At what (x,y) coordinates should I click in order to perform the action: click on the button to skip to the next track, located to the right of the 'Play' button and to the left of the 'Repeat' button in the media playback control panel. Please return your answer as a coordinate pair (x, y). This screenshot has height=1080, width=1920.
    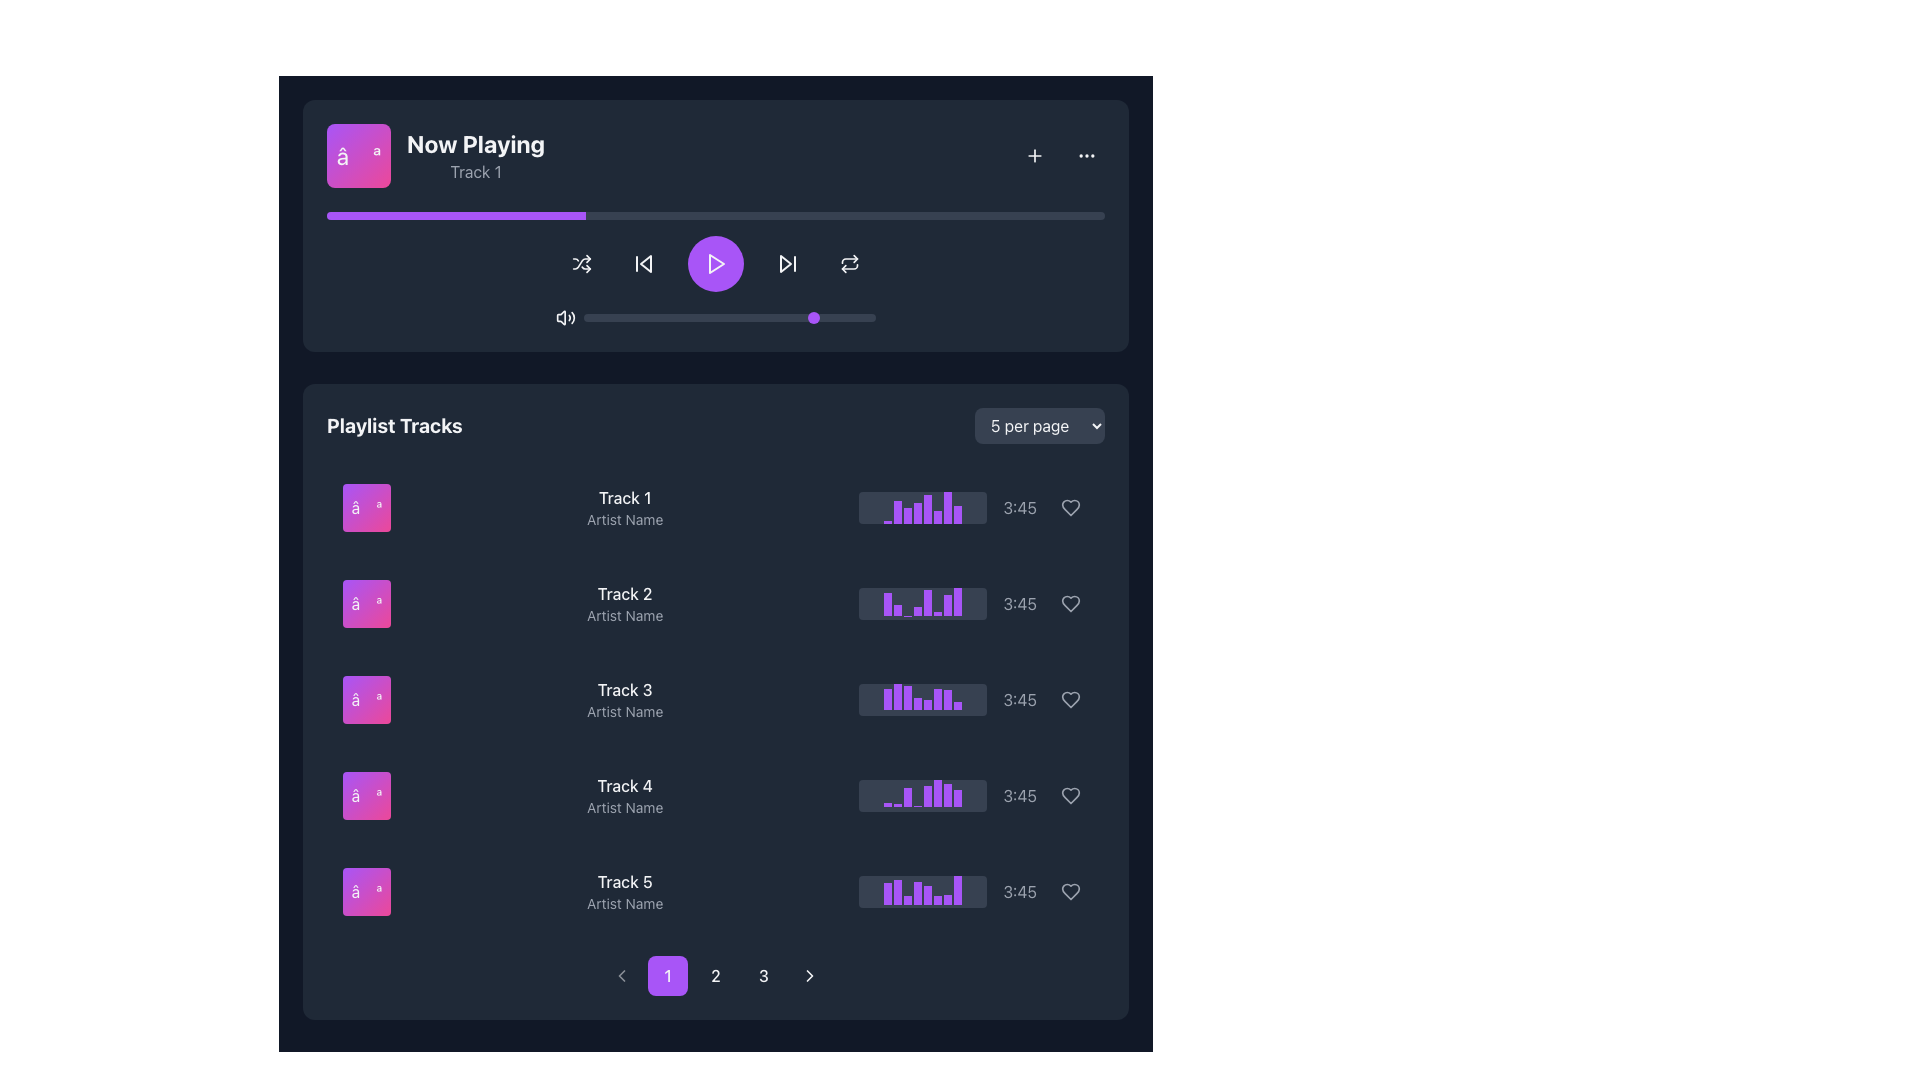
    Looking at the image, I should click on (786, 262).